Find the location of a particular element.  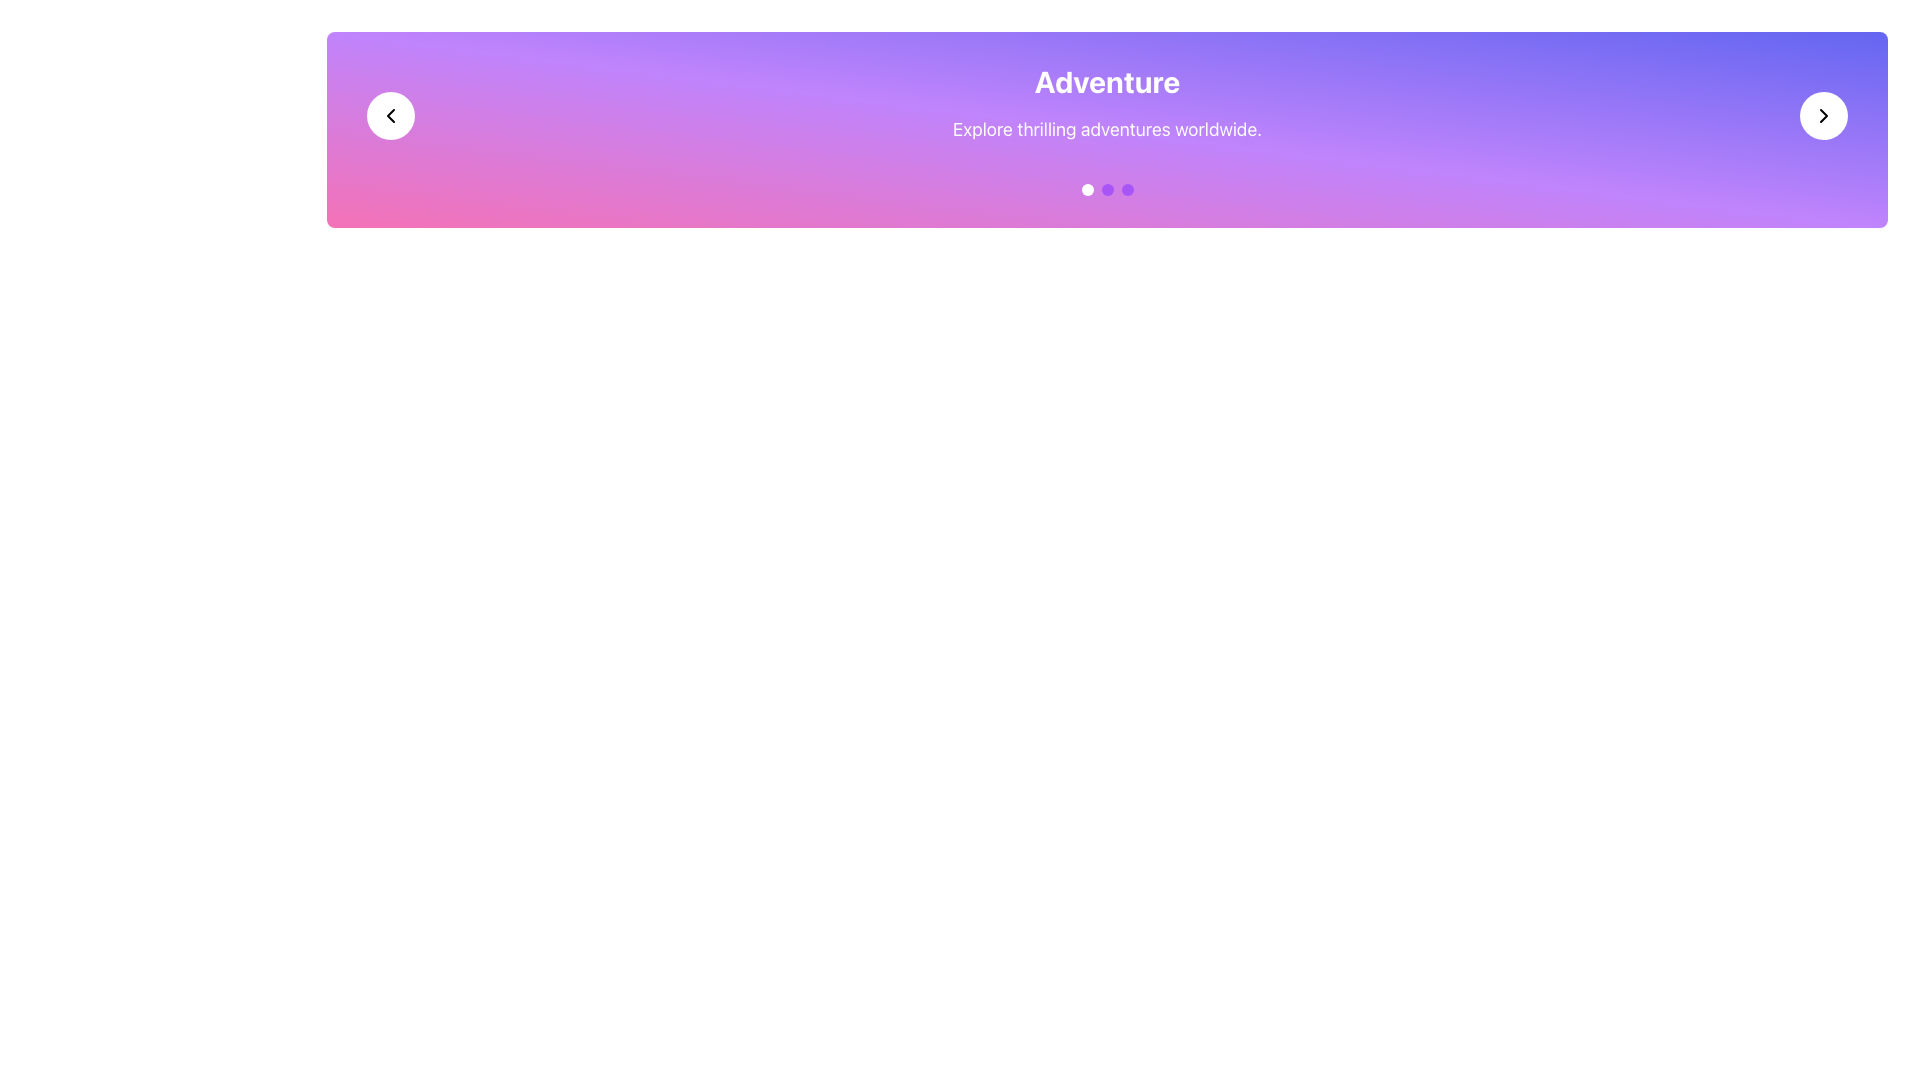

the navigation button located at the far-right side of the horizontal navigation section to advance to the next item is located at coordinates (1824, 115).